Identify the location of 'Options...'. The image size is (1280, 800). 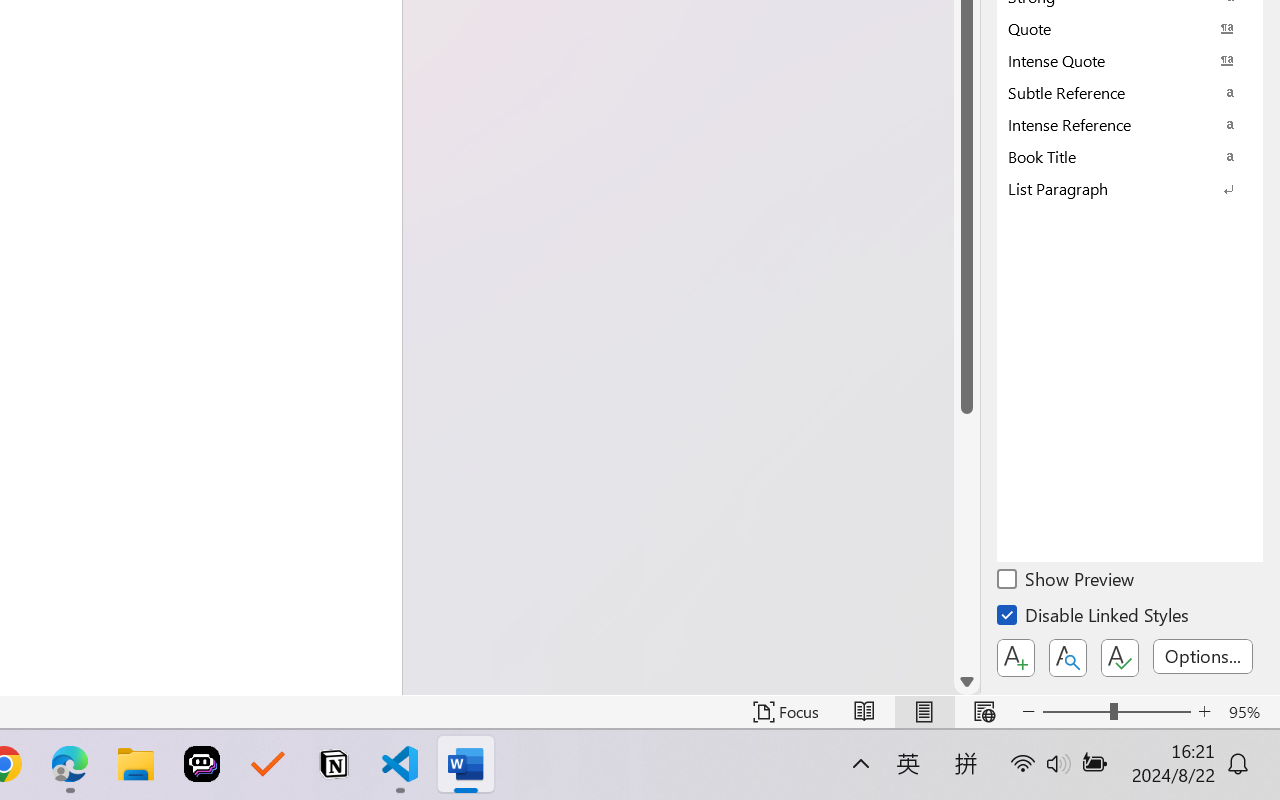
(1202, 655).